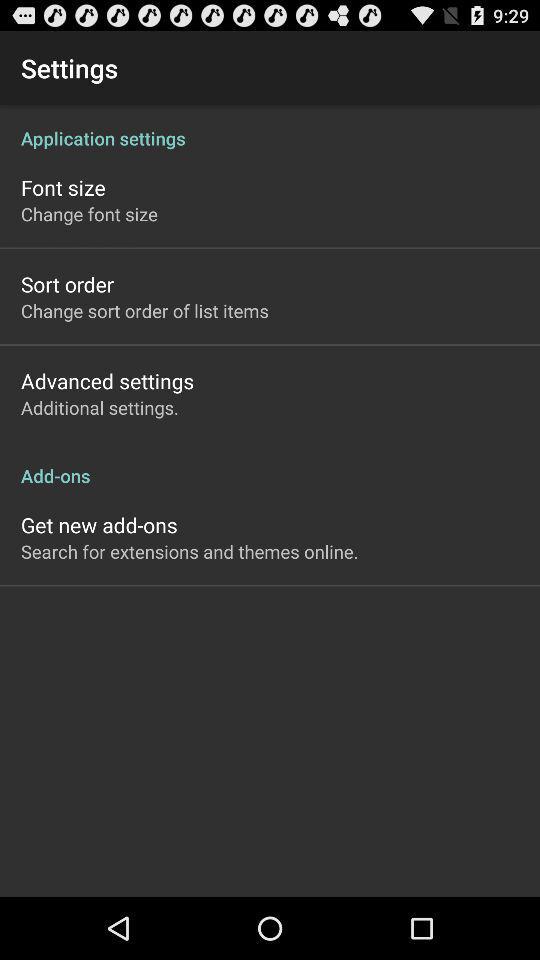 This screenshot has width=540, height=960. What do you see at coordinates (270, 126) in the screenshot?
I see `the application settings` at bounding box center [270, 126].